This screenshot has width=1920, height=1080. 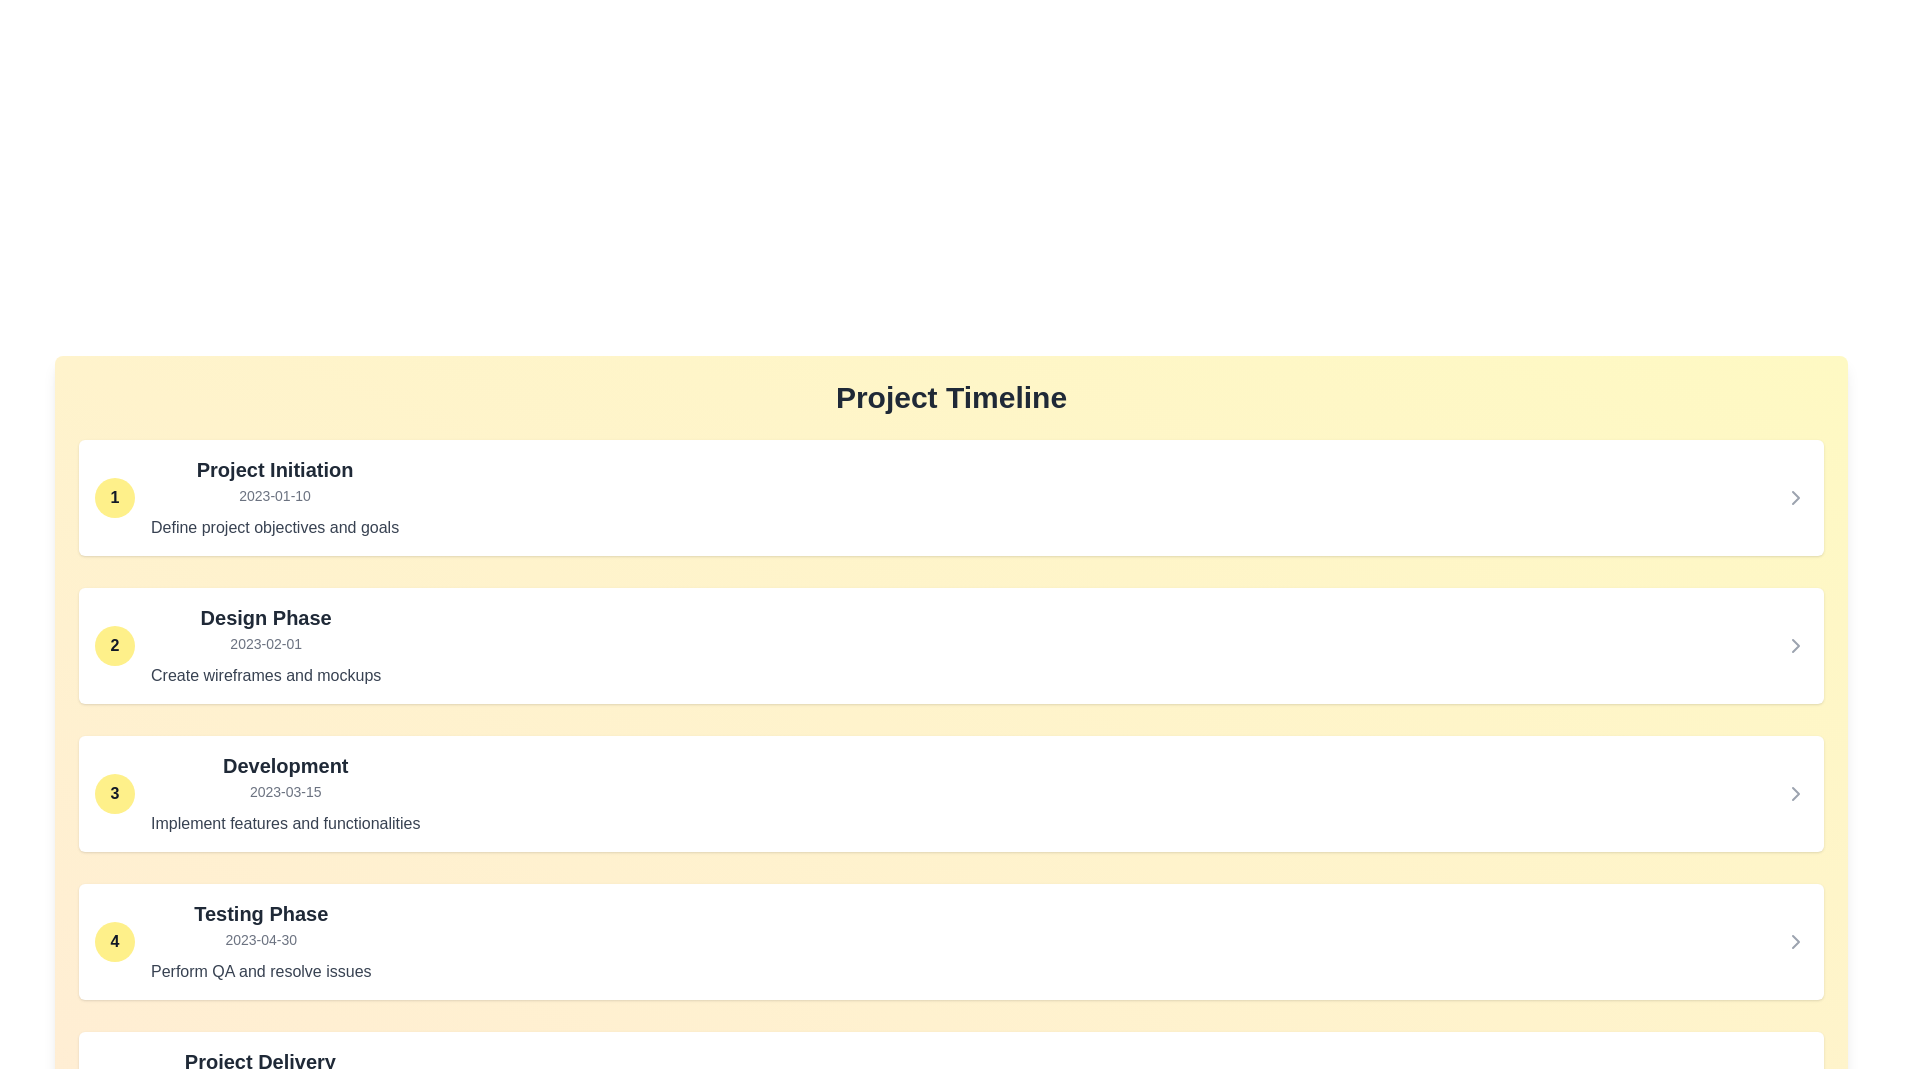 I want to click on the static text label that serves as the heading for the current project phase context, located under the 'Testing Phase' section, so click(x=259, y=1060).